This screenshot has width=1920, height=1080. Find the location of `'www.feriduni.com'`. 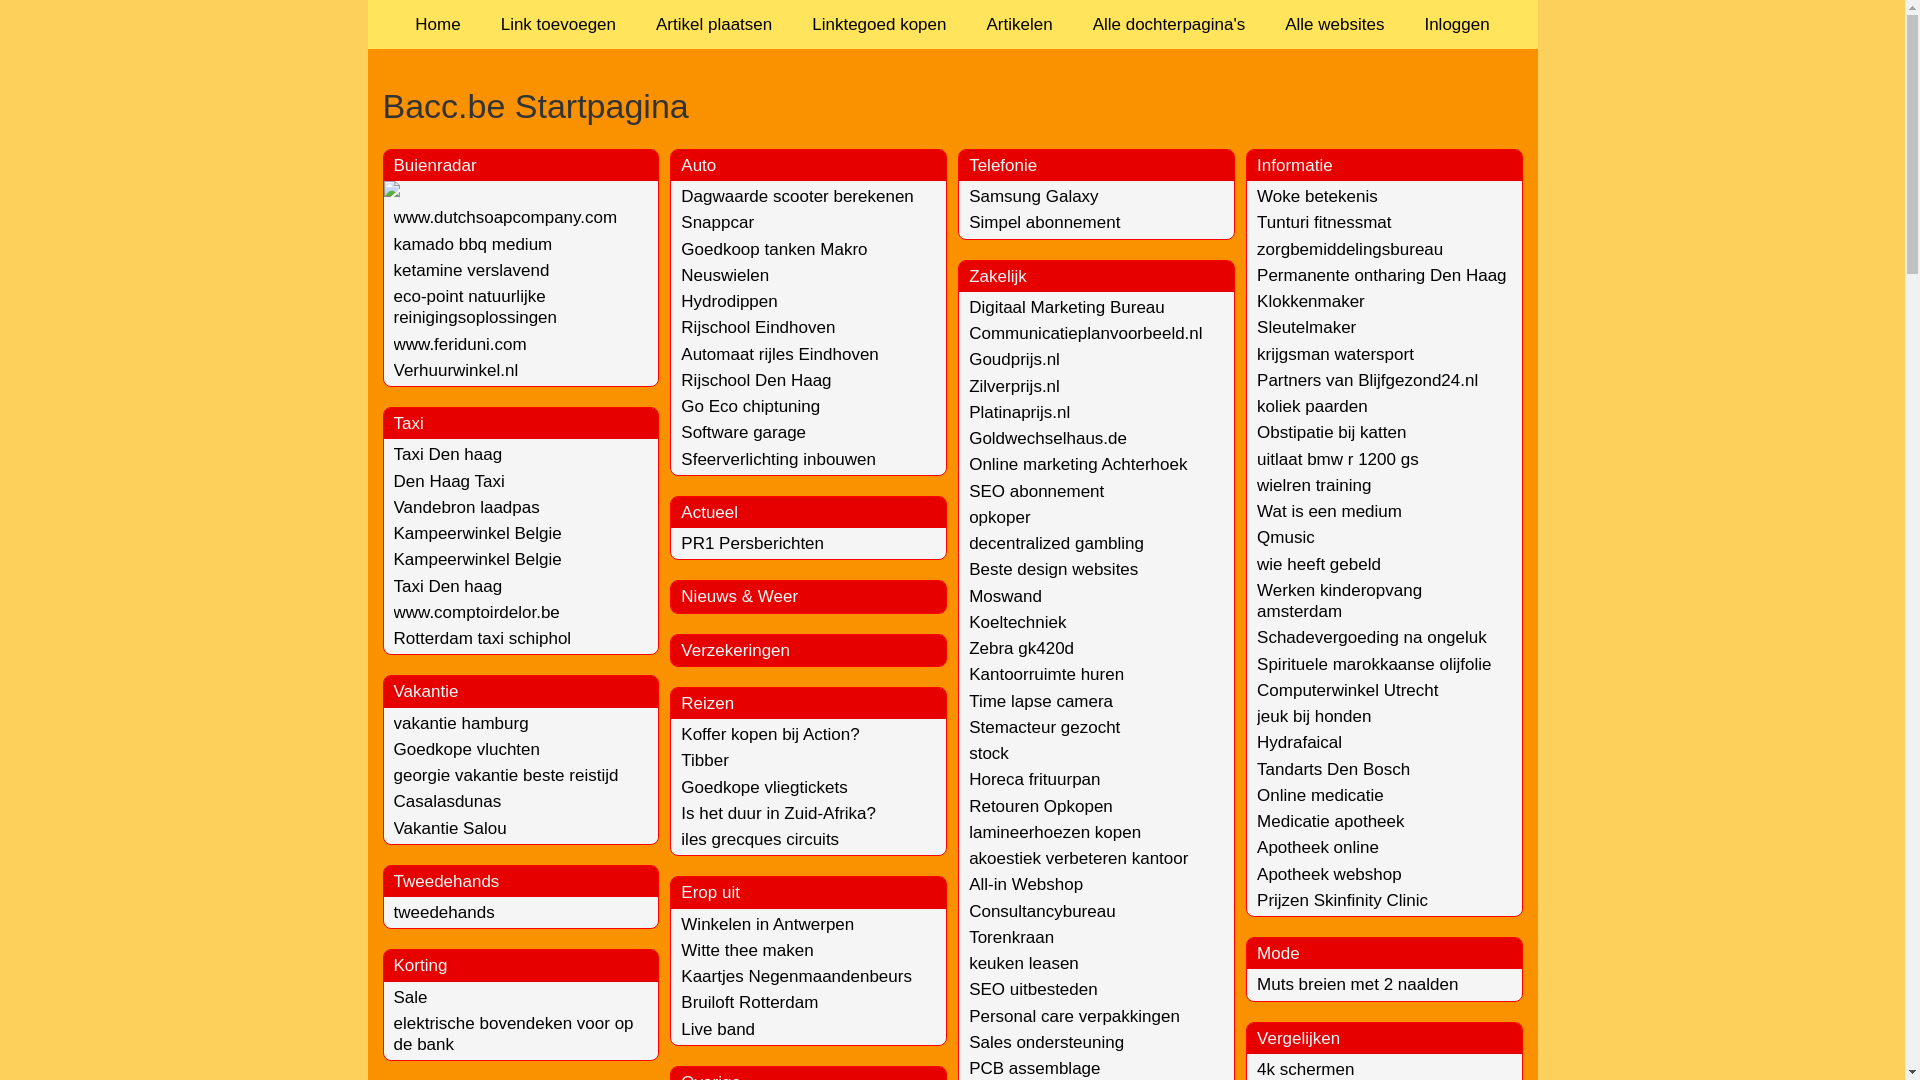

'www.feriduni.com' is located at coordinates (459, 343).